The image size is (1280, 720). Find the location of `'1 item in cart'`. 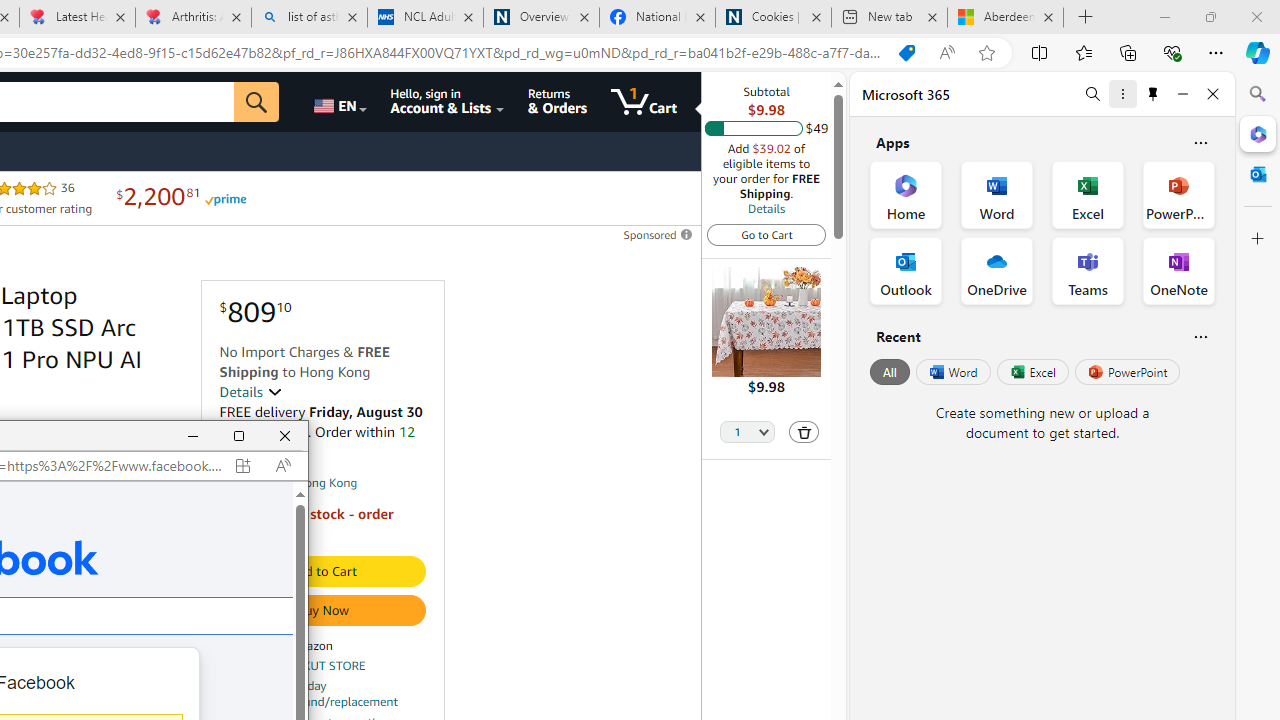

'1 item in cart' is located at coordinates (643, 101).